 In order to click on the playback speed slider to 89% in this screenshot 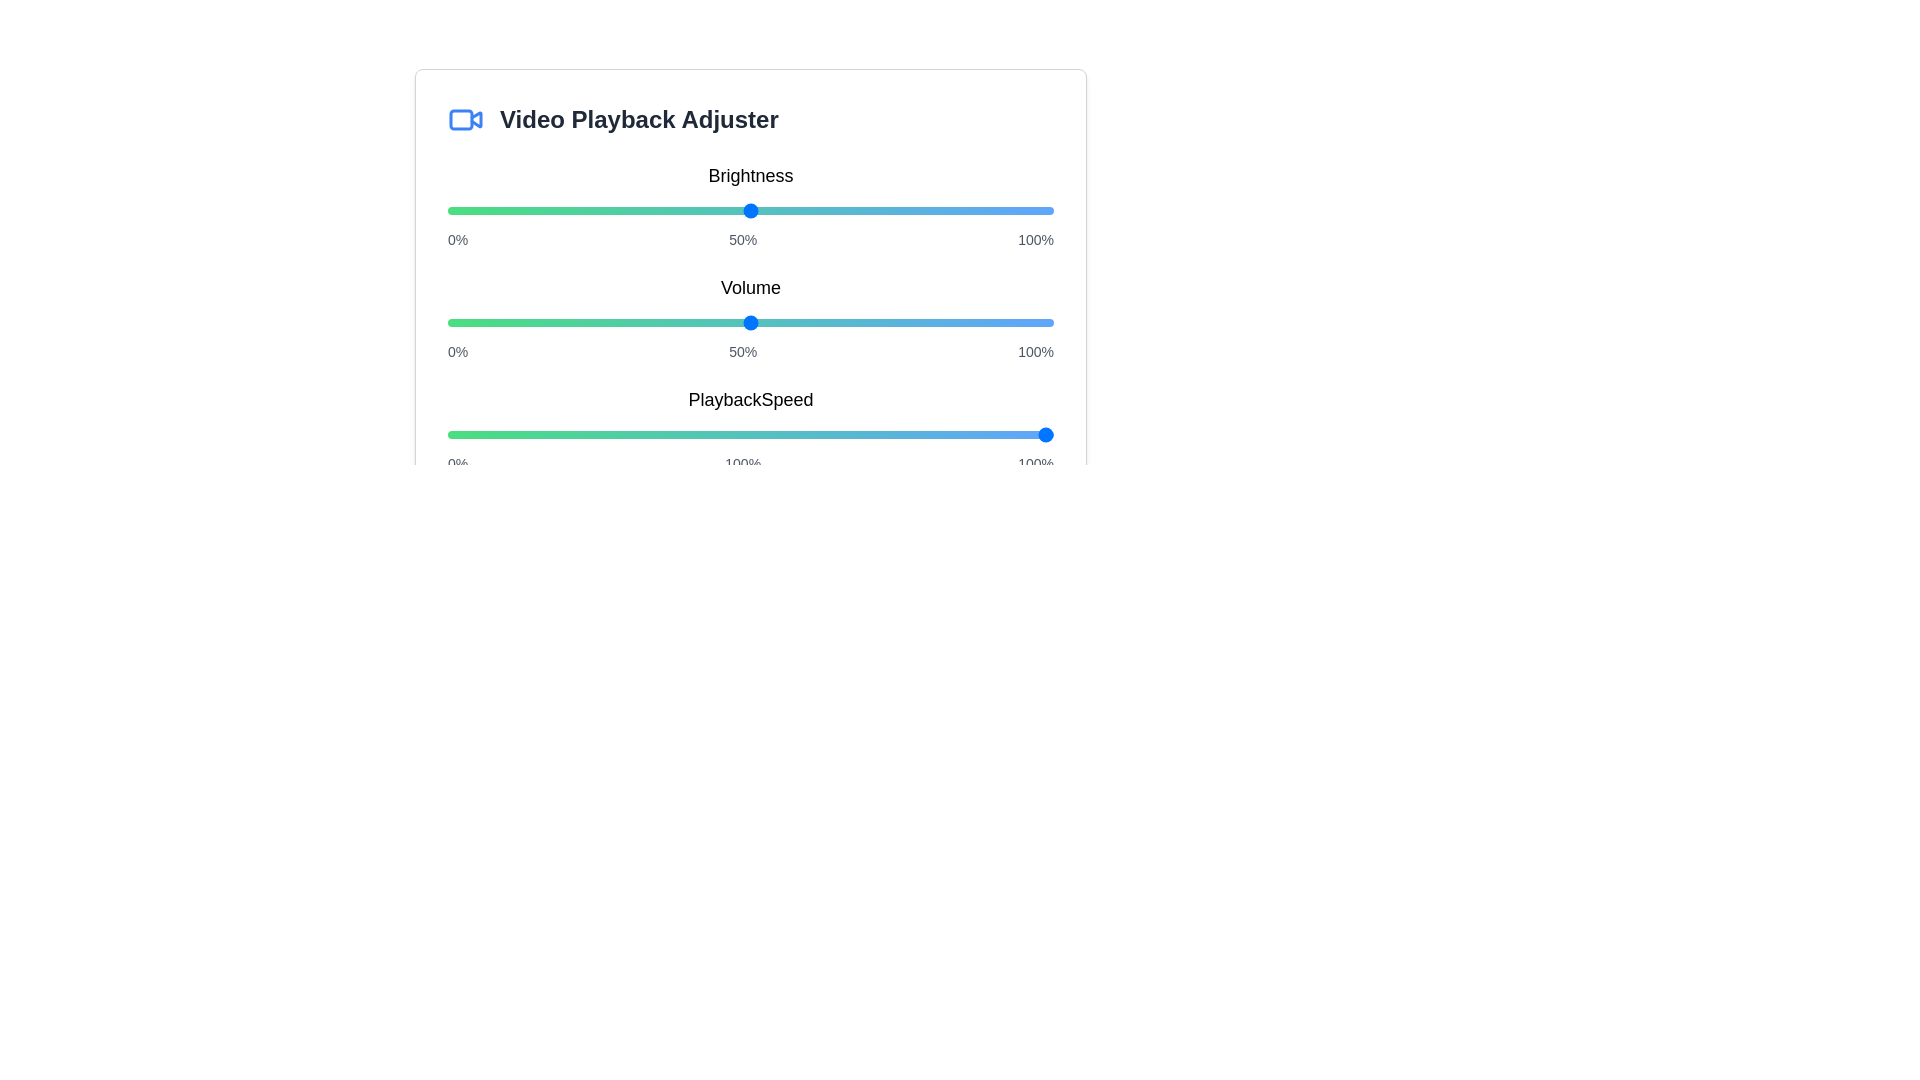, I will do `click(987, 434)`.